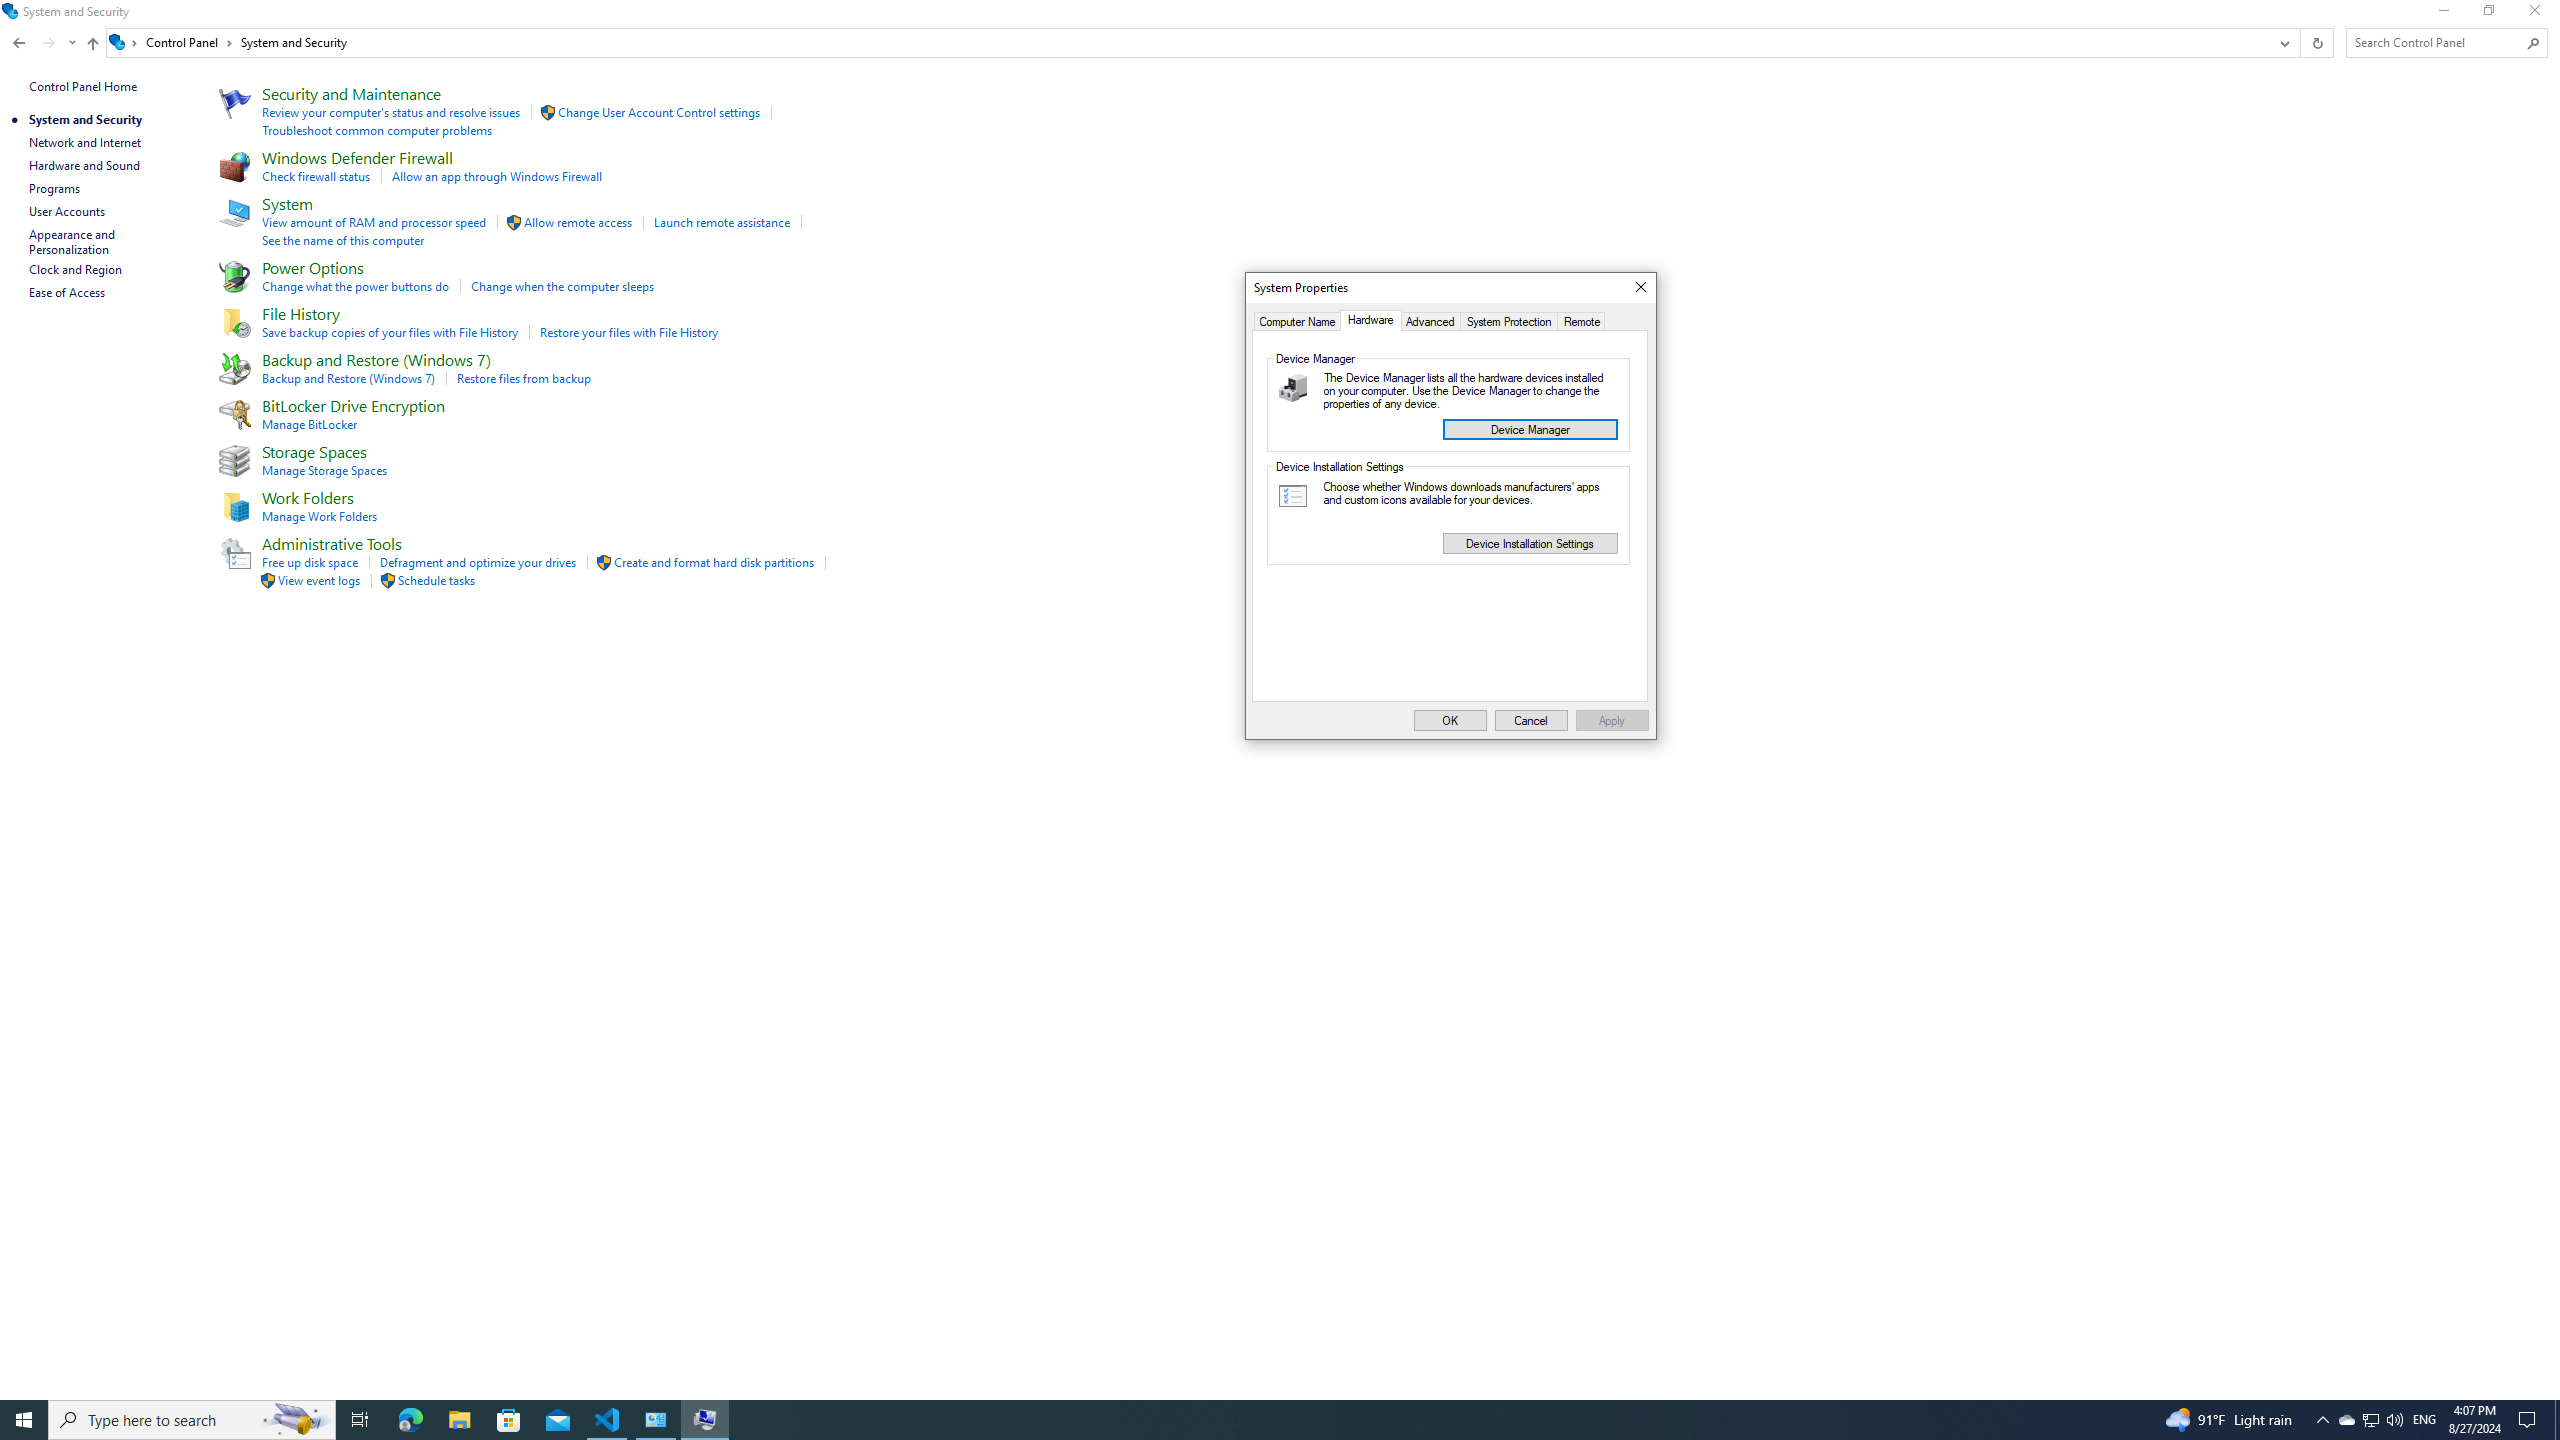  What do you see at coordinates (1528, 541) in the screenshot?
I see `'Device Installation Settings'` at bounding box center [1528, 541].